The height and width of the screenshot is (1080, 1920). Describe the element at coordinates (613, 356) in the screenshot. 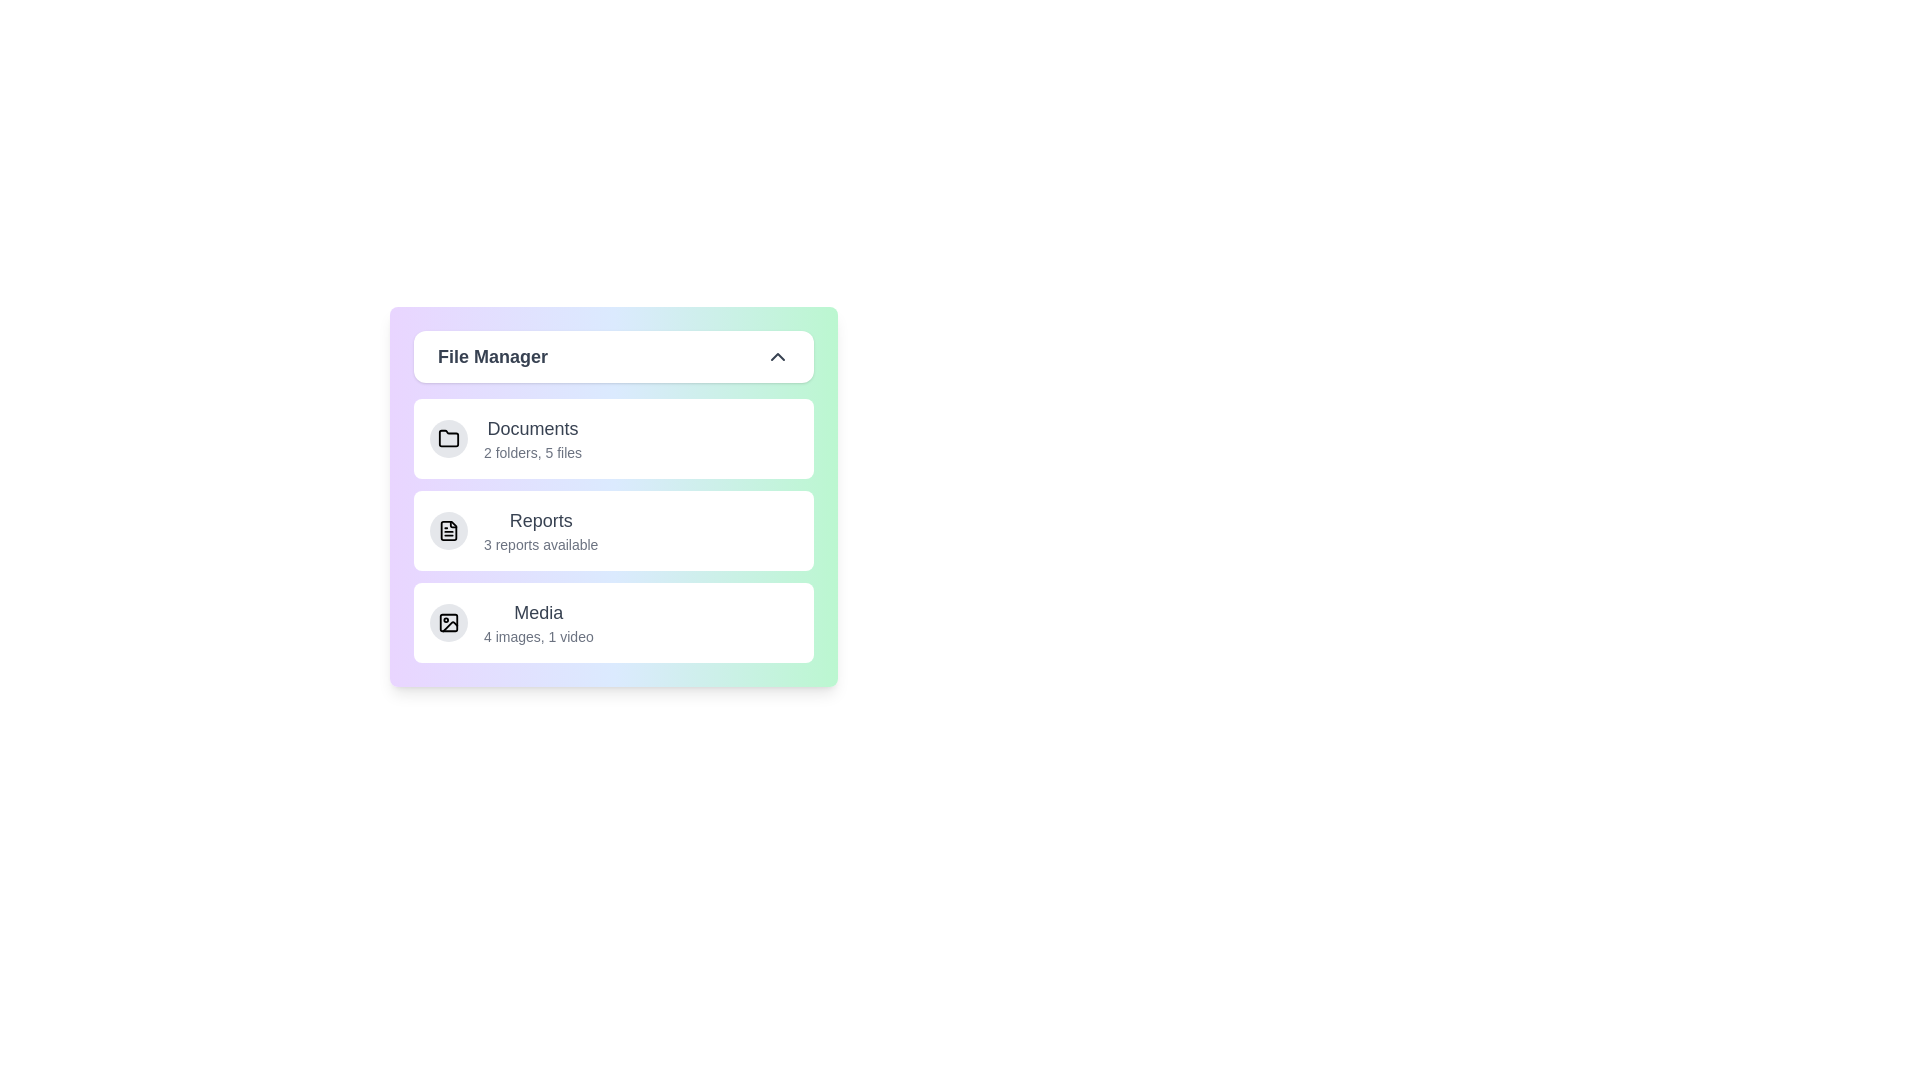

I see `the 'File Manager' button to toggle the menu visibility` at that location.